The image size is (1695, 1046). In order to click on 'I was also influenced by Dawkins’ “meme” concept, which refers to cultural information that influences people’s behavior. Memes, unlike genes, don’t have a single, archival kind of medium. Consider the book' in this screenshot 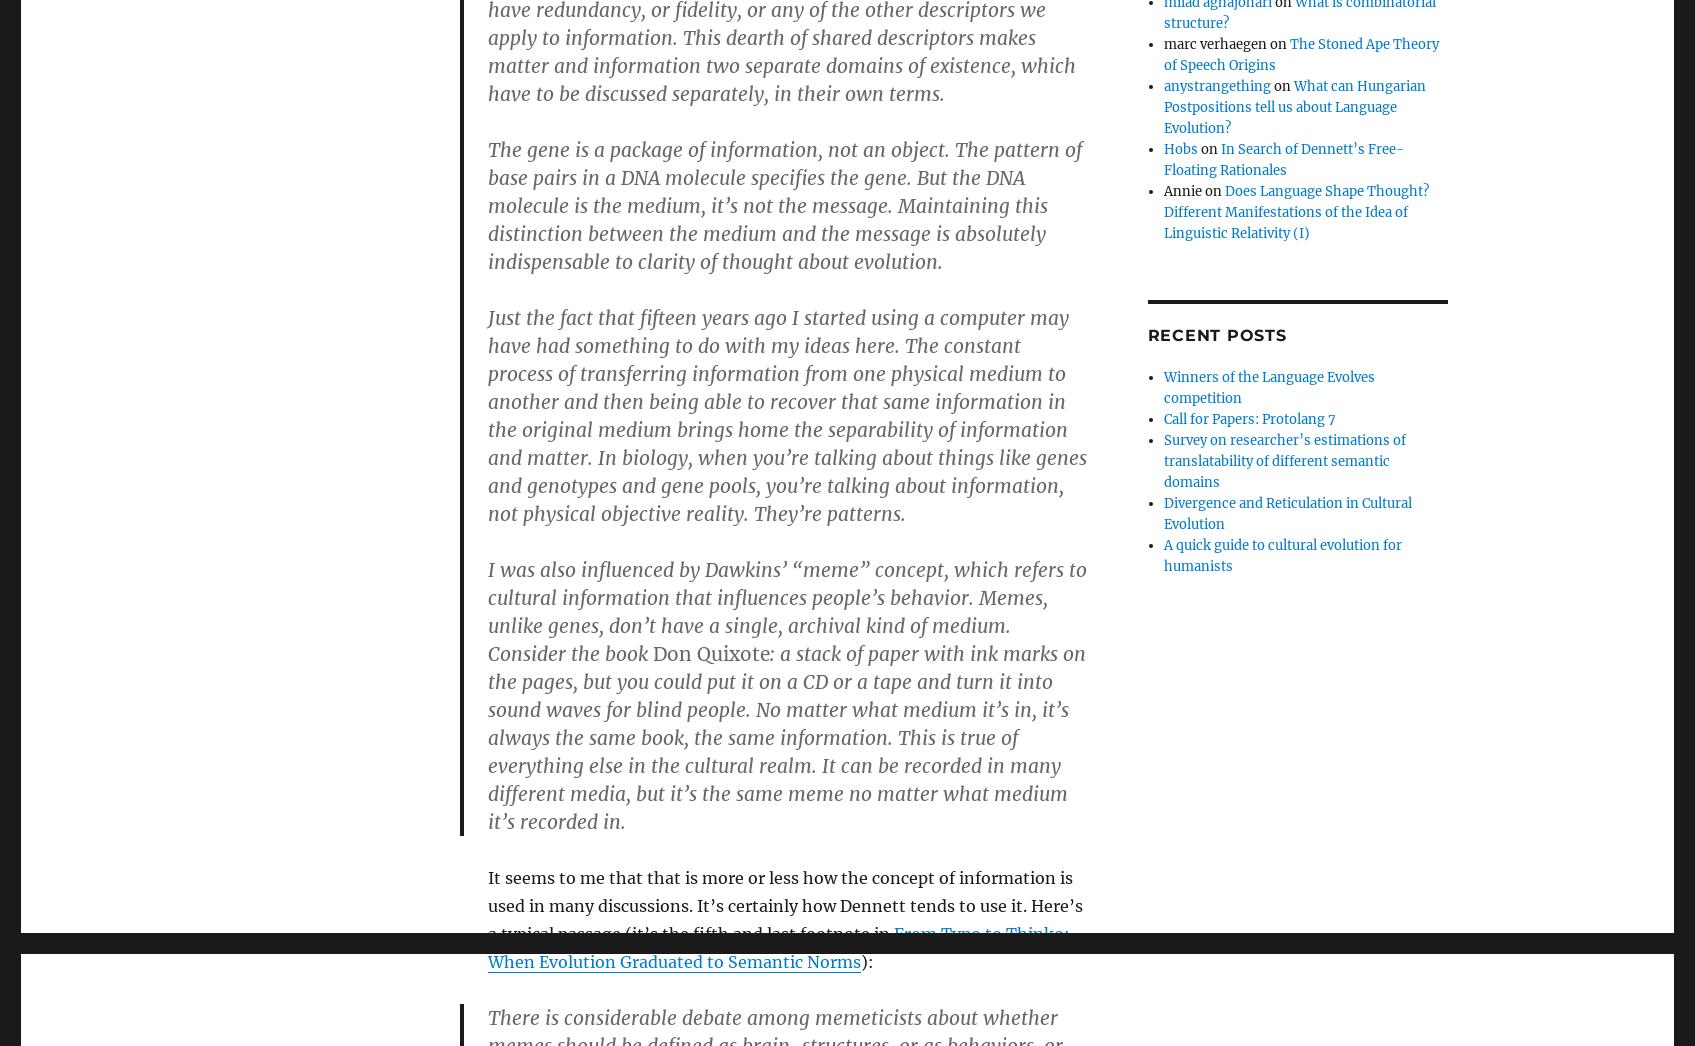, I will do `click(786, 612)`.